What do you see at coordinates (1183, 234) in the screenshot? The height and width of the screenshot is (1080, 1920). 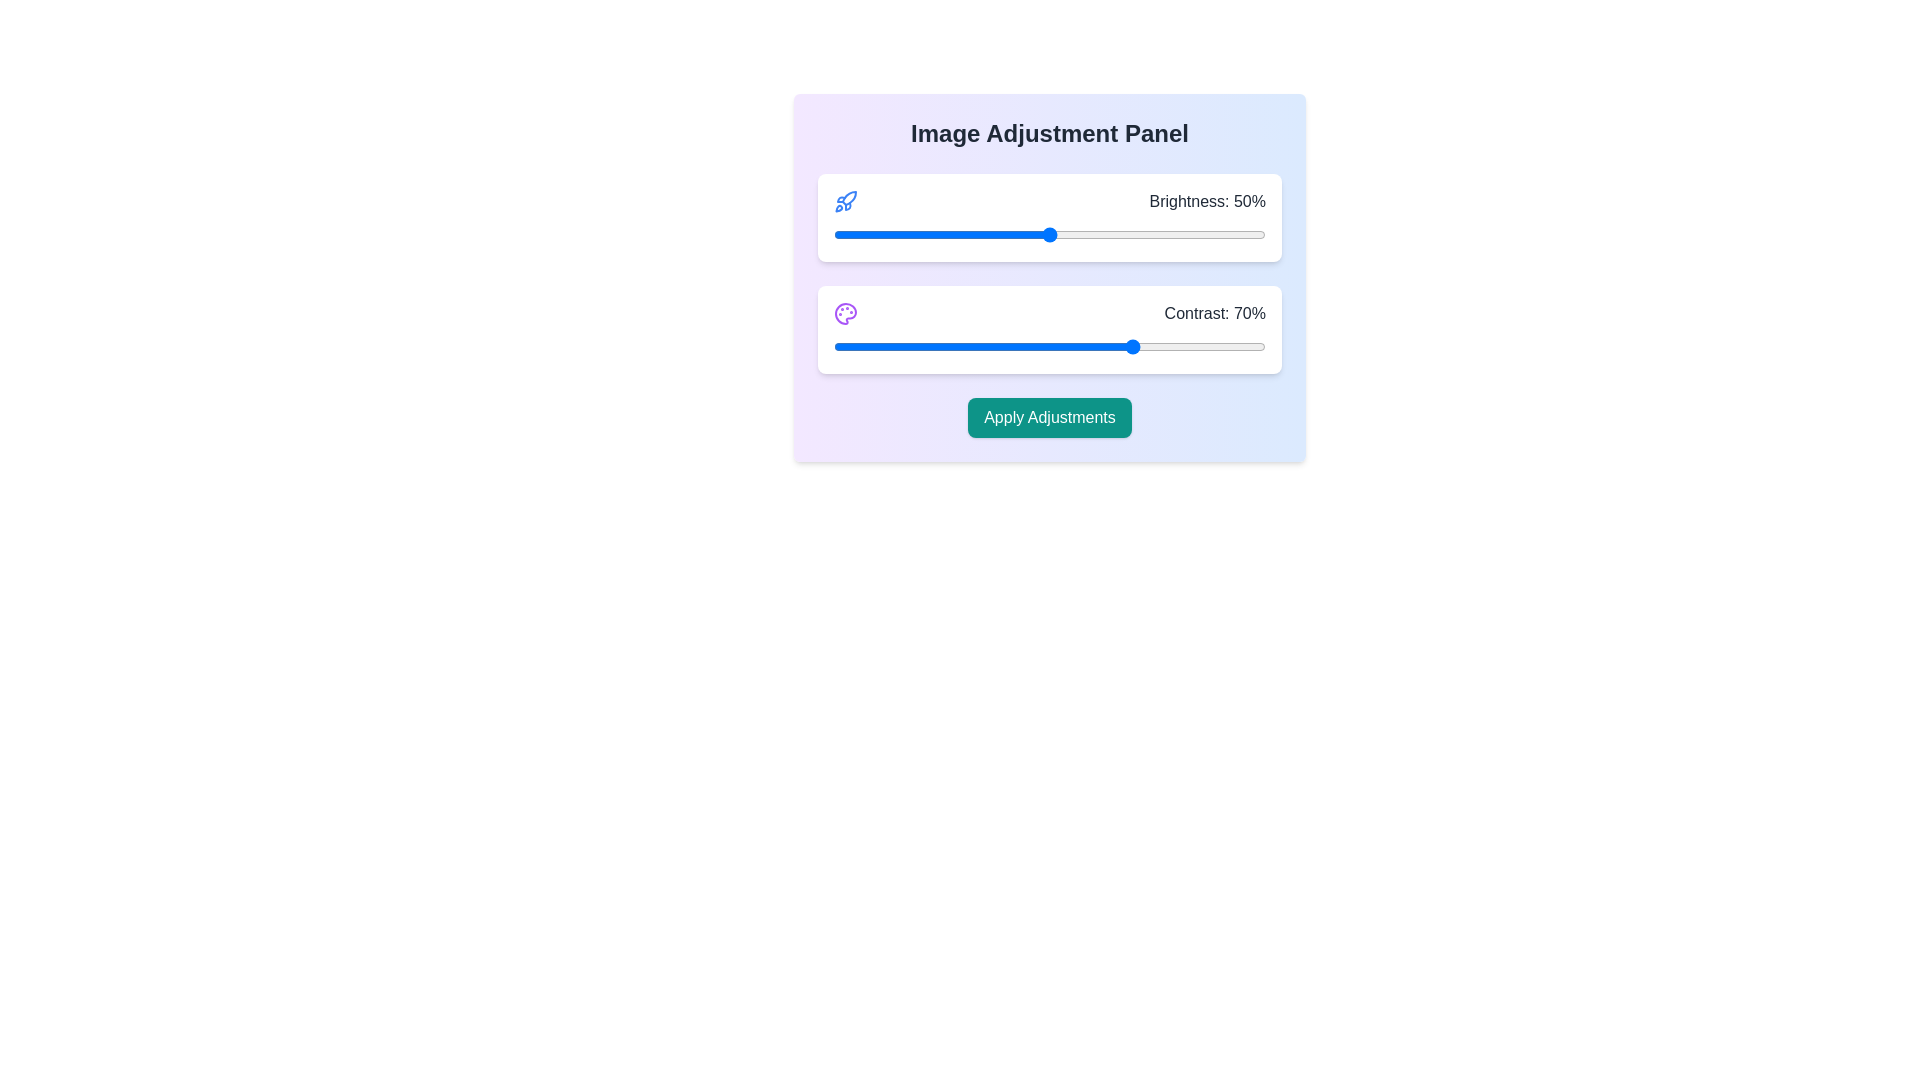 I see `the brightness slider to 81%` at bounding box center [1183, 234].